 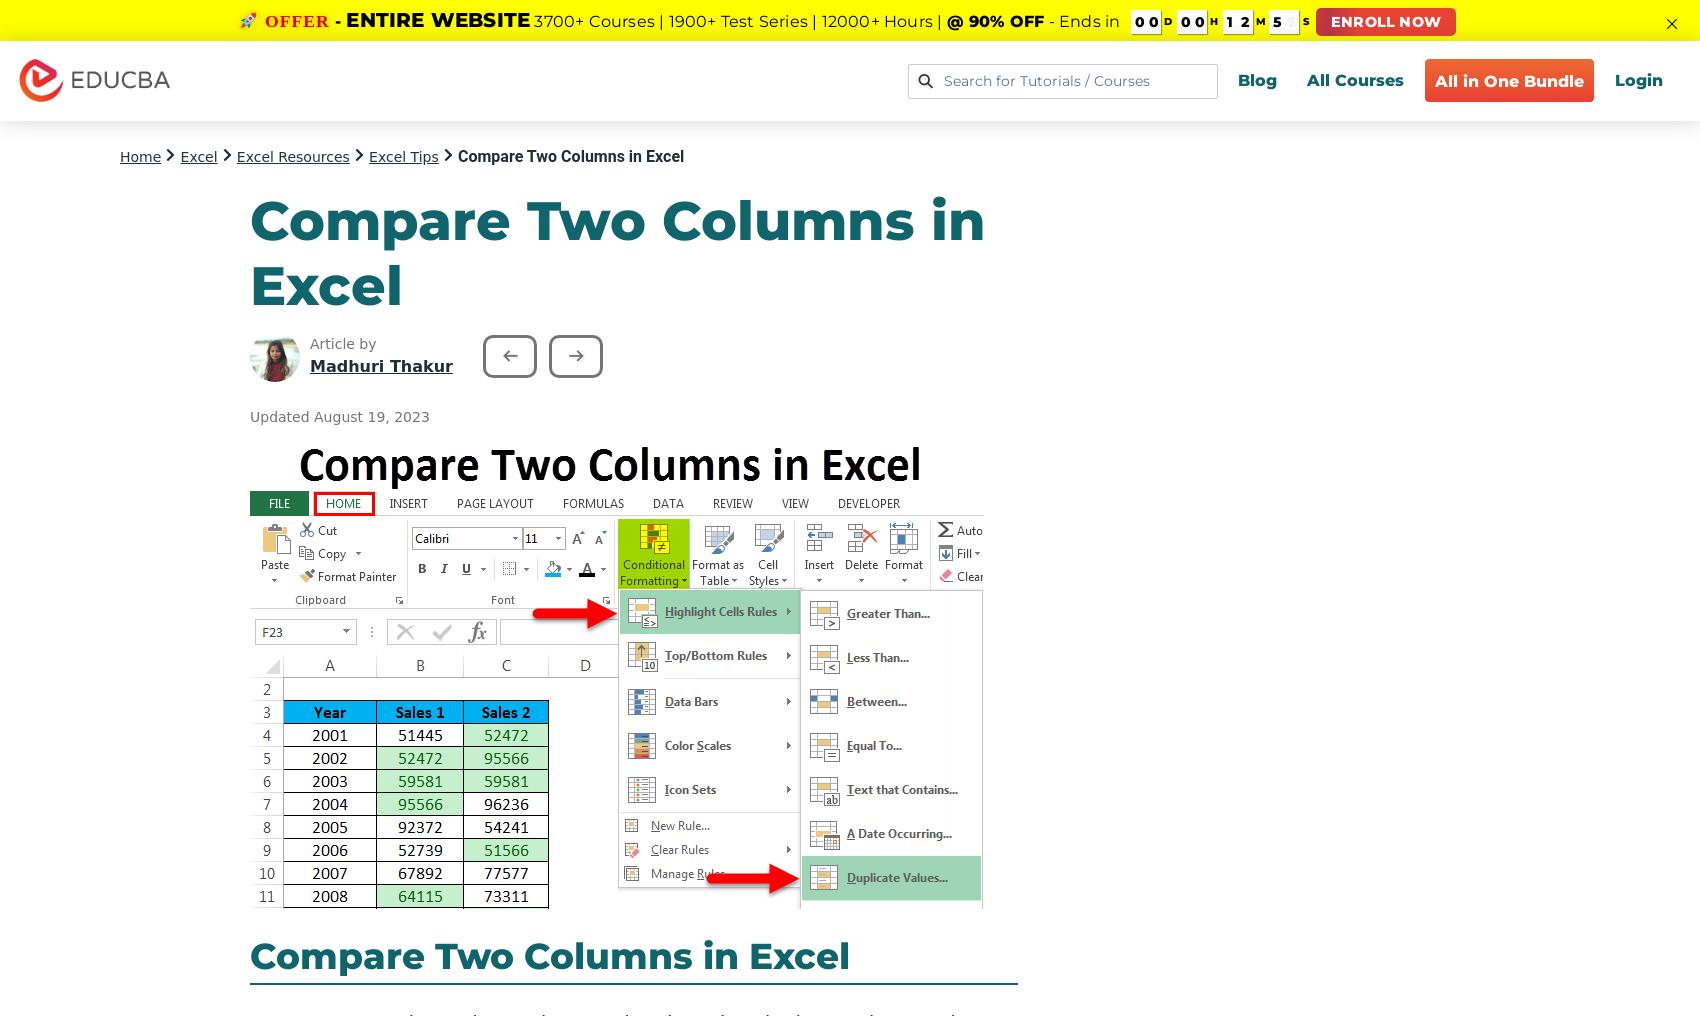 What do you see at coordinates (1226, 21) in the screenshot?
I see `'1'` at bounding box center [1226, 21].